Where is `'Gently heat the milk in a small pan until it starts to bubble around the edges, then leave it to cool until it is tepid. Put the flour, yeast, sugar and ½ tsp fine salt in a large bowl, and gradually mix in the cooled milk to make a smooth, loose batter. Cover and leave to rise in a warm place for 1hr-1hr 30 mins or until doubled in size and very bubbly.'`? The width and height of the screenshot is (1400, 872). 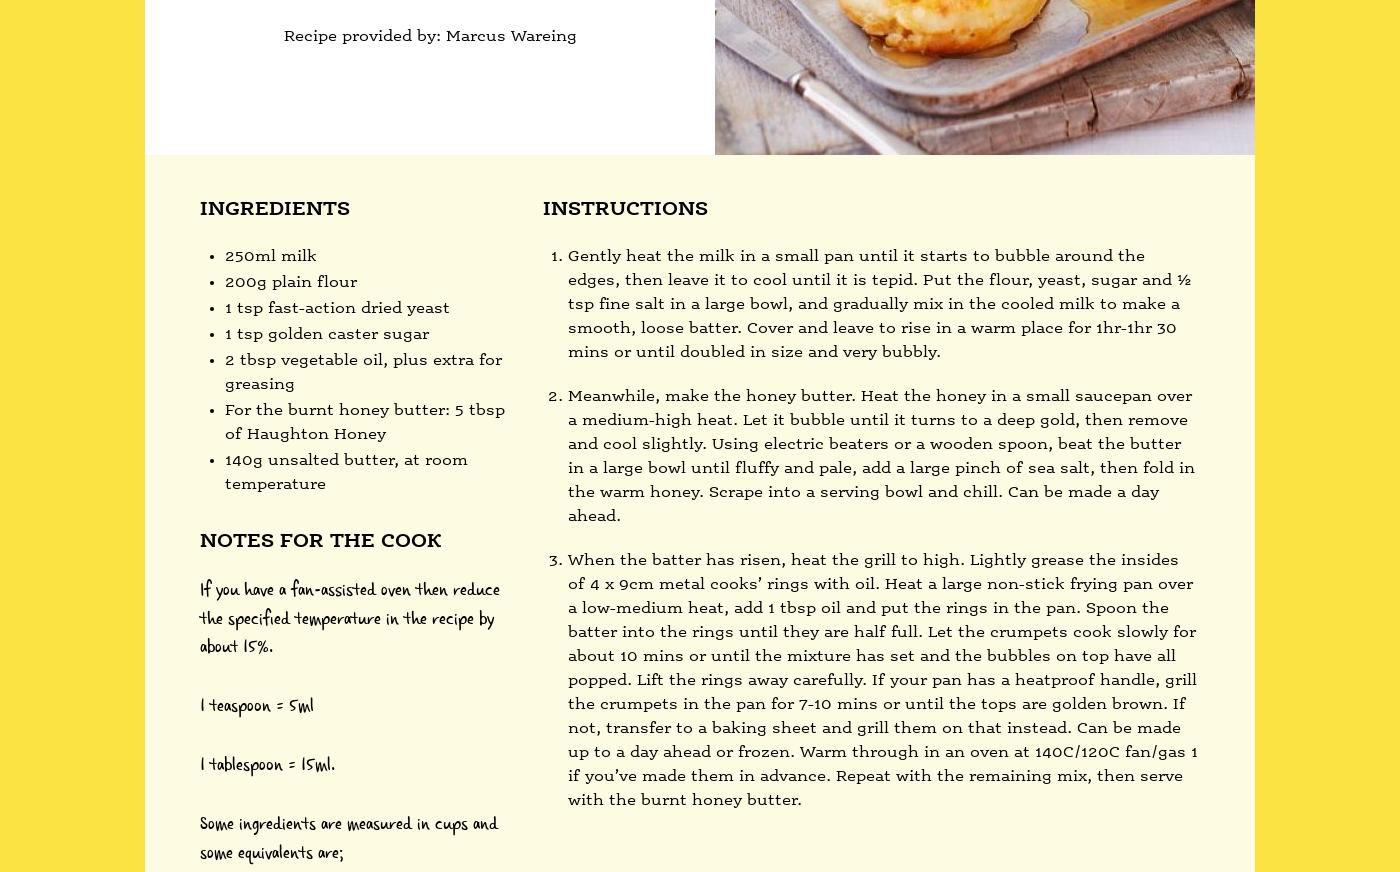
'Gently heat the milk in a small pan until it starts to bubble around the edges, then leave it to cool until it is tepid. Put the flour, yeast, sugar and ½ tsp fine salt in a large bowl, and gradually mix in the cooled milk to make a smooth, loose batter. Cover and leave to rise in a warm place for 1hr-1hr 30 mins or until doubled in size and very bubbly.' is located at coordinates (879, 302).